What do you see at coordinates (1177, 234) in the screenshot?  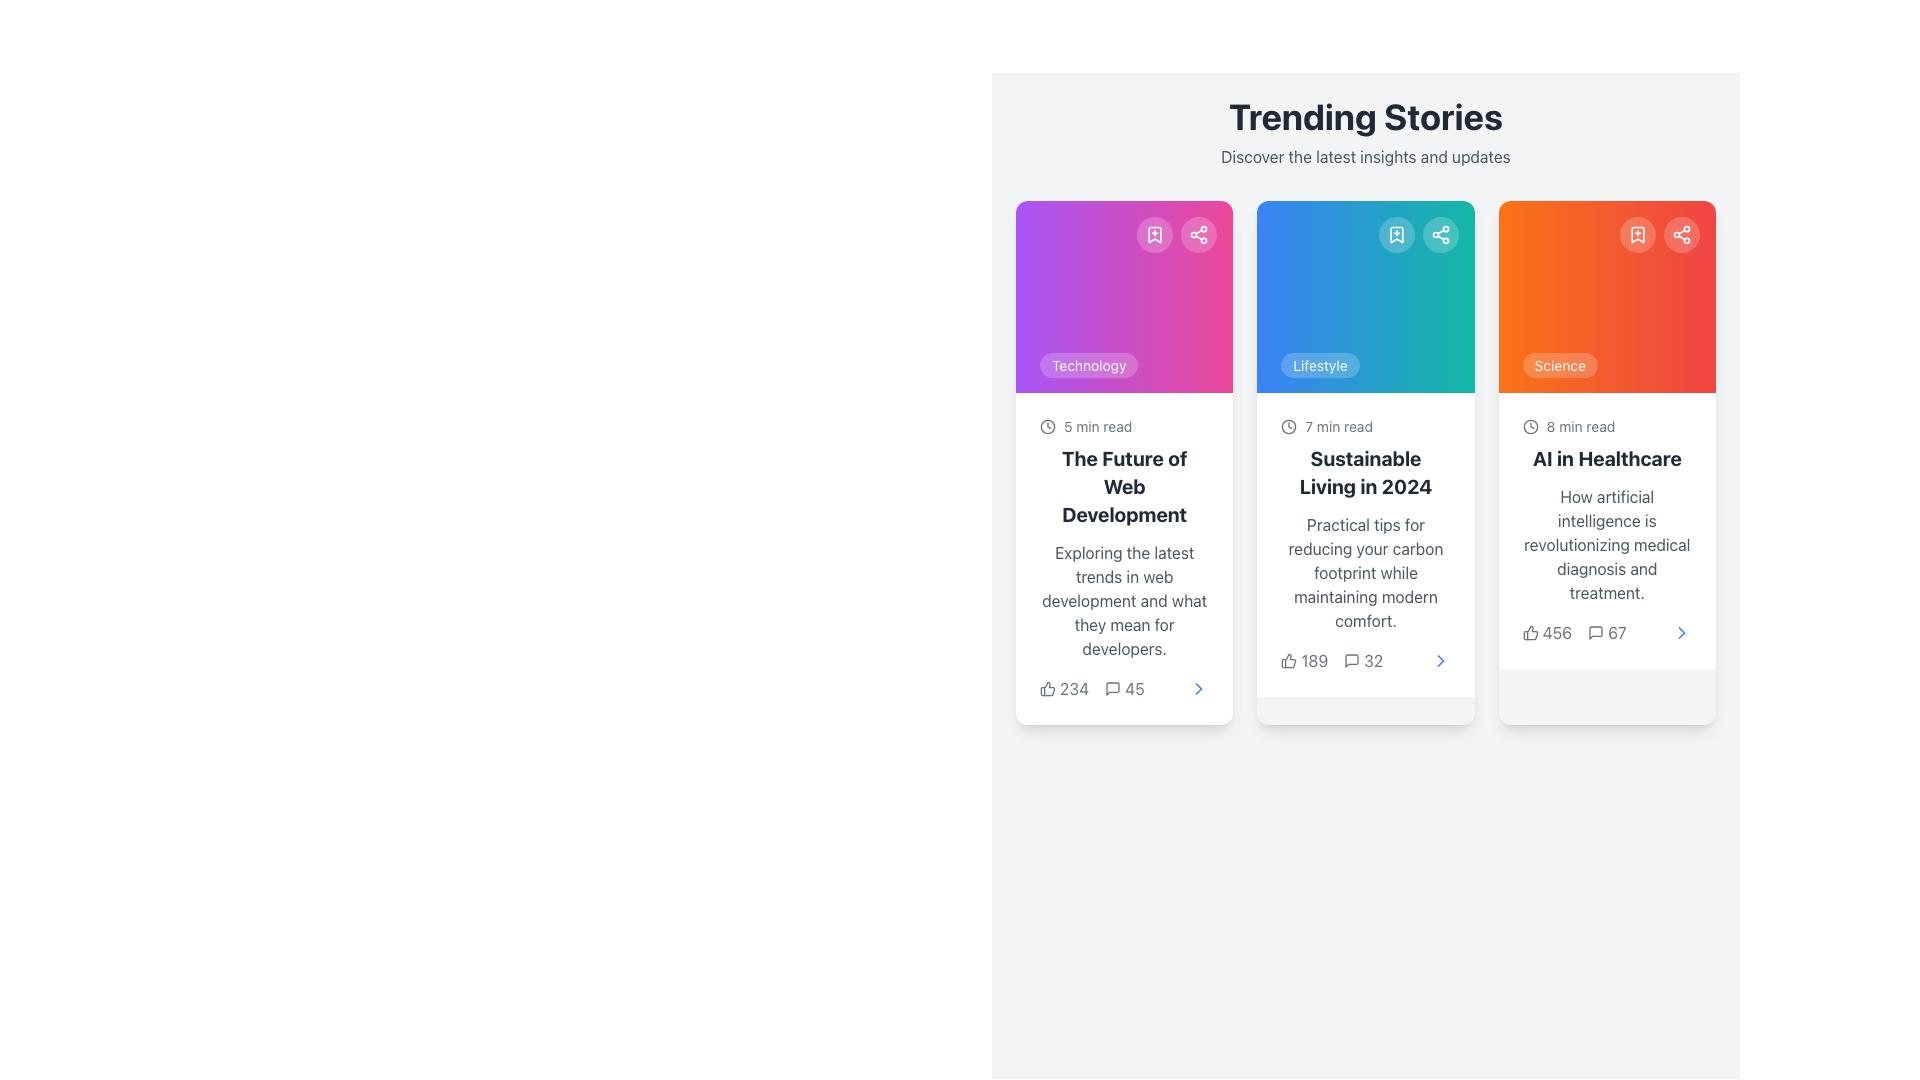 I see `the right button of the grouped interactive buttons (bookmark and share) located at the top-right corner of the card titled 'The Future of Web Development' in the 'Technology' category to share the content` at bounding box center [1177, 234].